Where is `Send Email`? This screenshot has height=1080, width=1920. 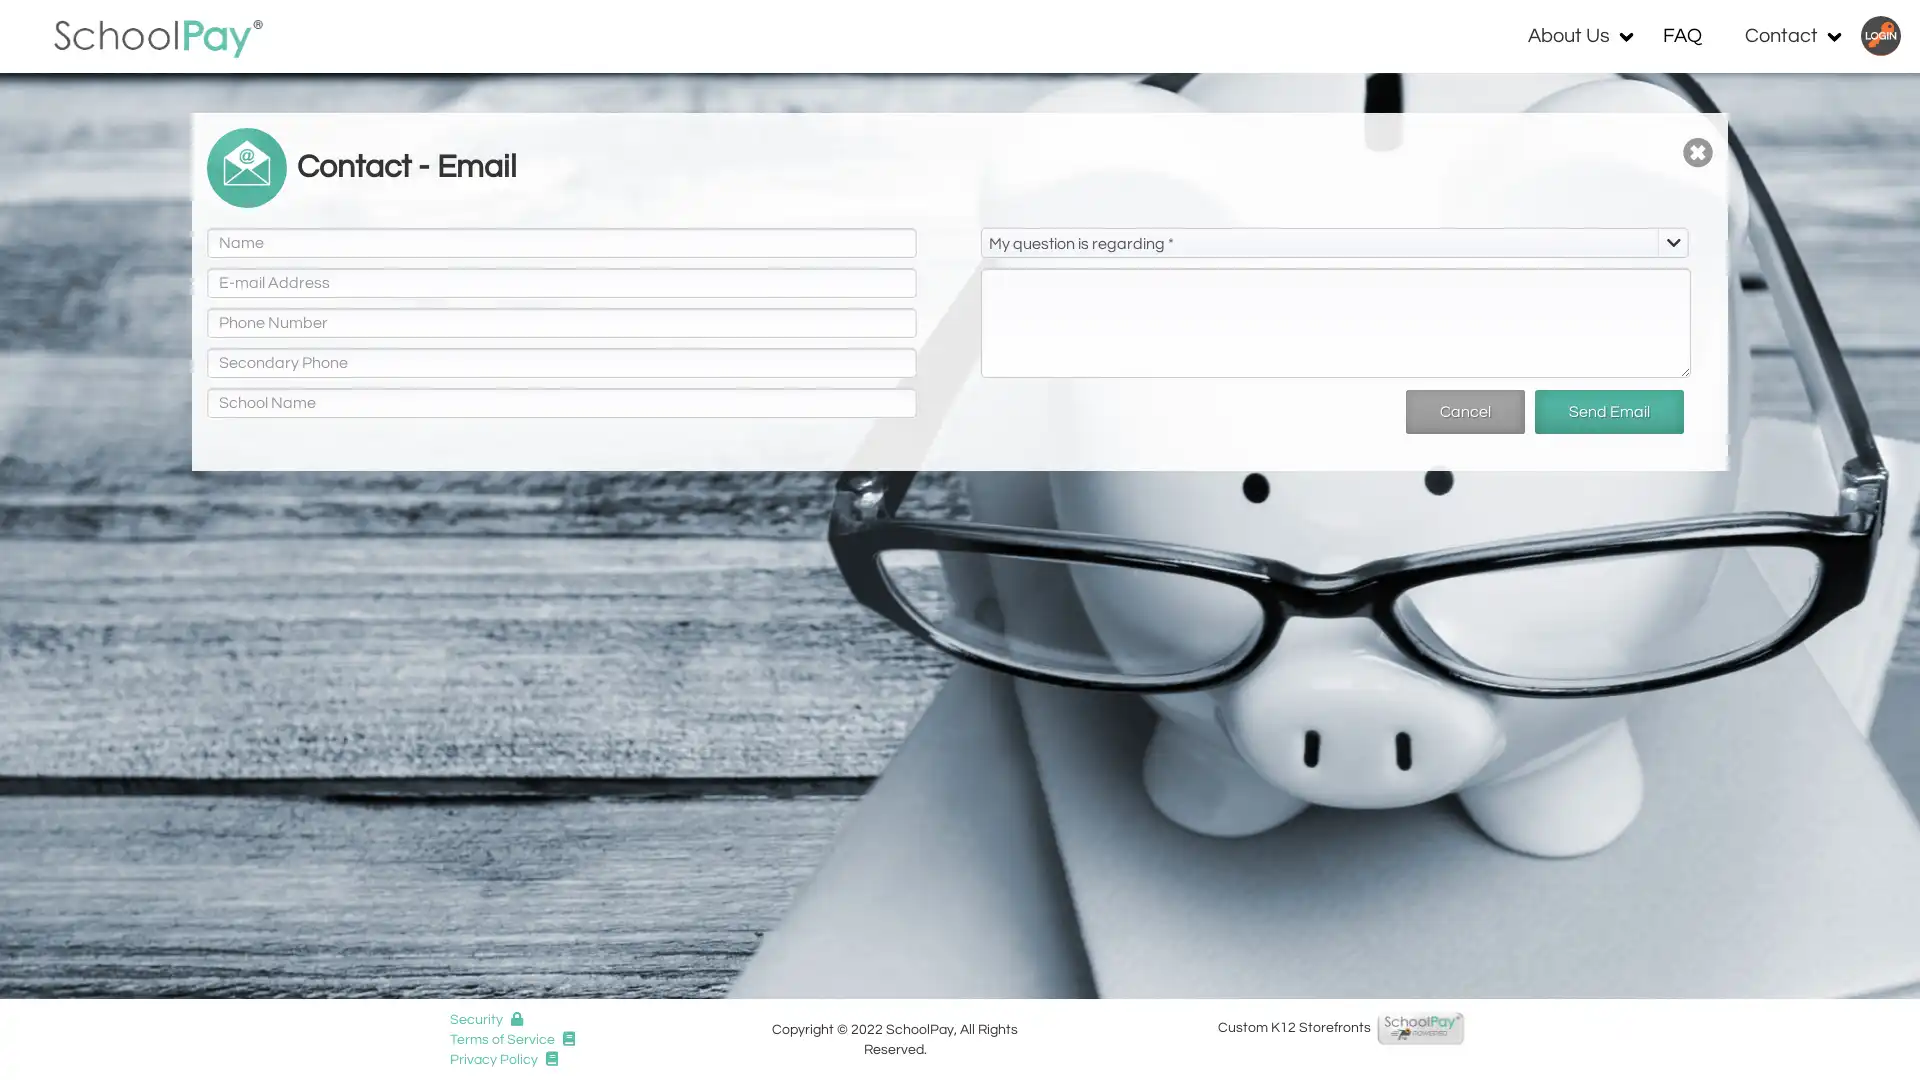
Send Email is located at coordinates (1608, 411).